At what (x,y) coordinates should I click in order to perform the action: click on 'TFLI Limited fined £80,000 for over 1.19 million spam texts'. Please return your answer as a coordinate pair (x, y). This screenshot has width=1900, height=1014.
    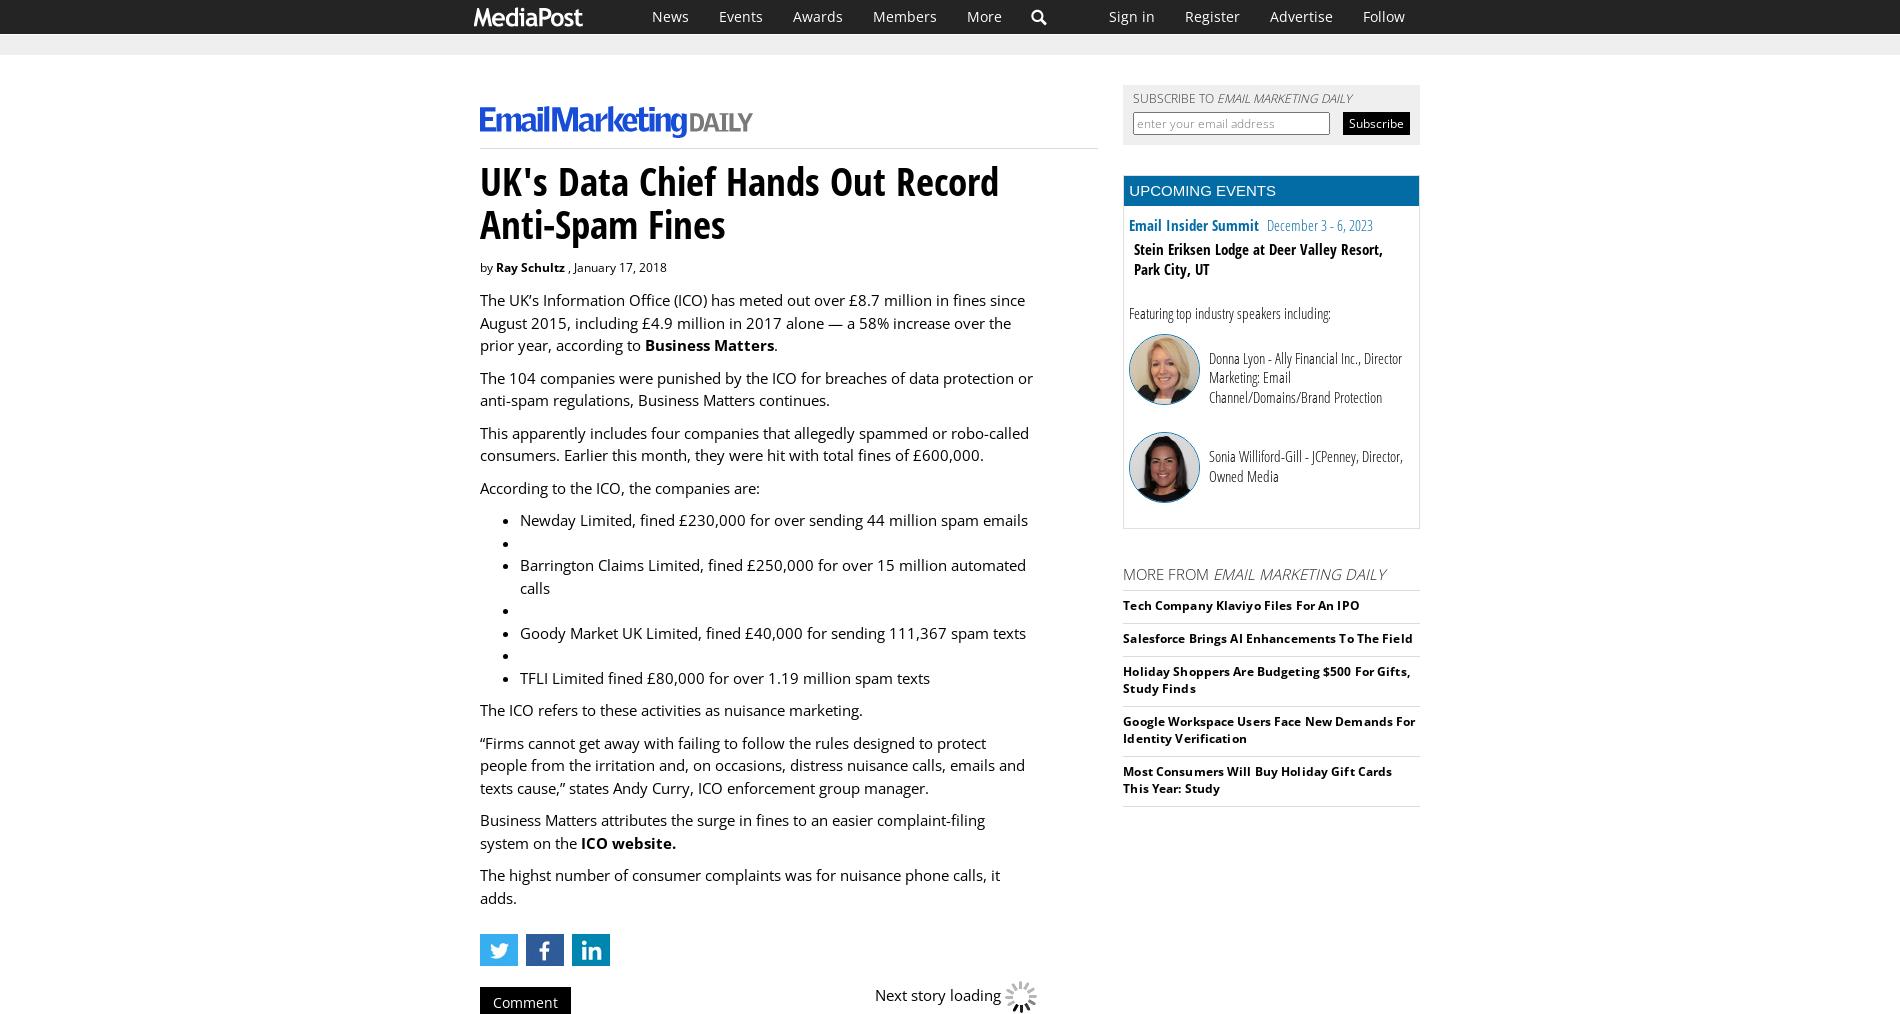
    Looking at the image, I should click on (724, 676).